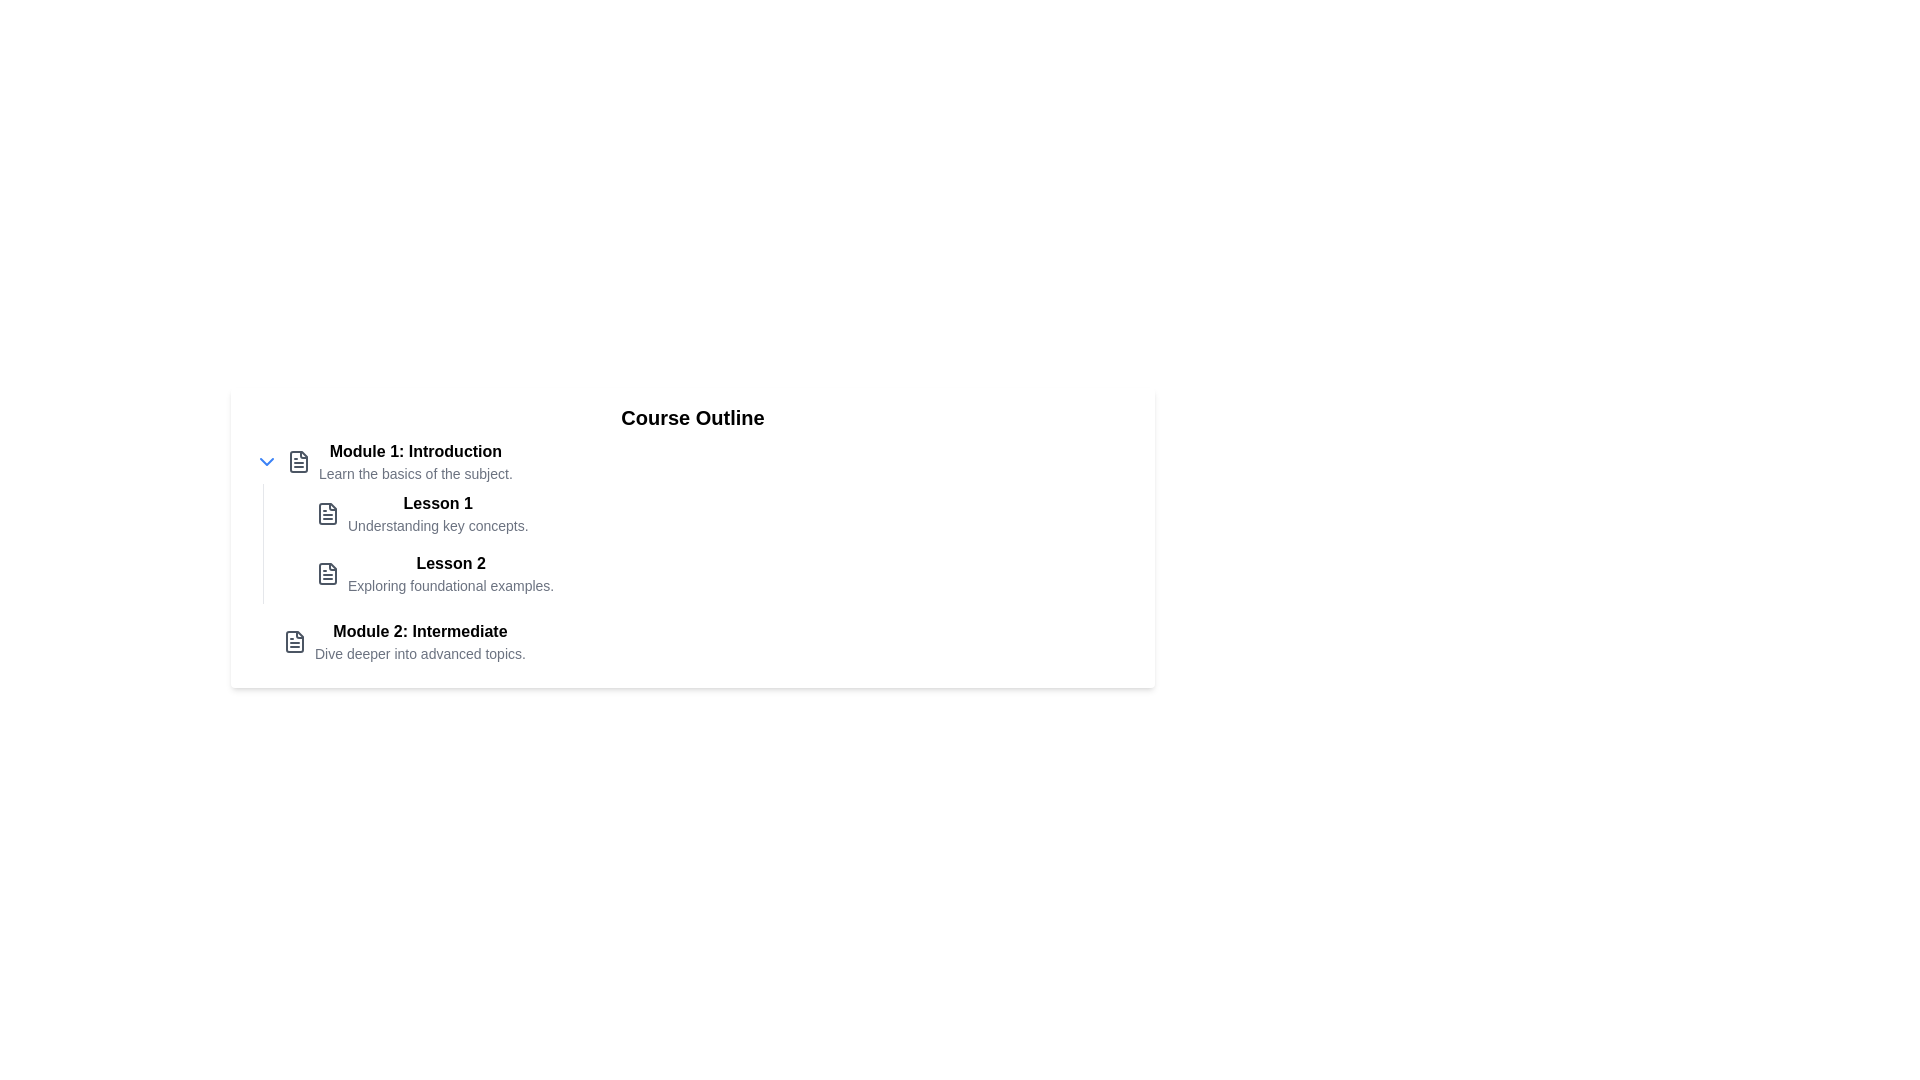  I want to click on the second lesson labeled 'Lesson 2' with the description 'Exploring foundational examples.' under the 'Module 1: Introduction' section, so click(705, 574).